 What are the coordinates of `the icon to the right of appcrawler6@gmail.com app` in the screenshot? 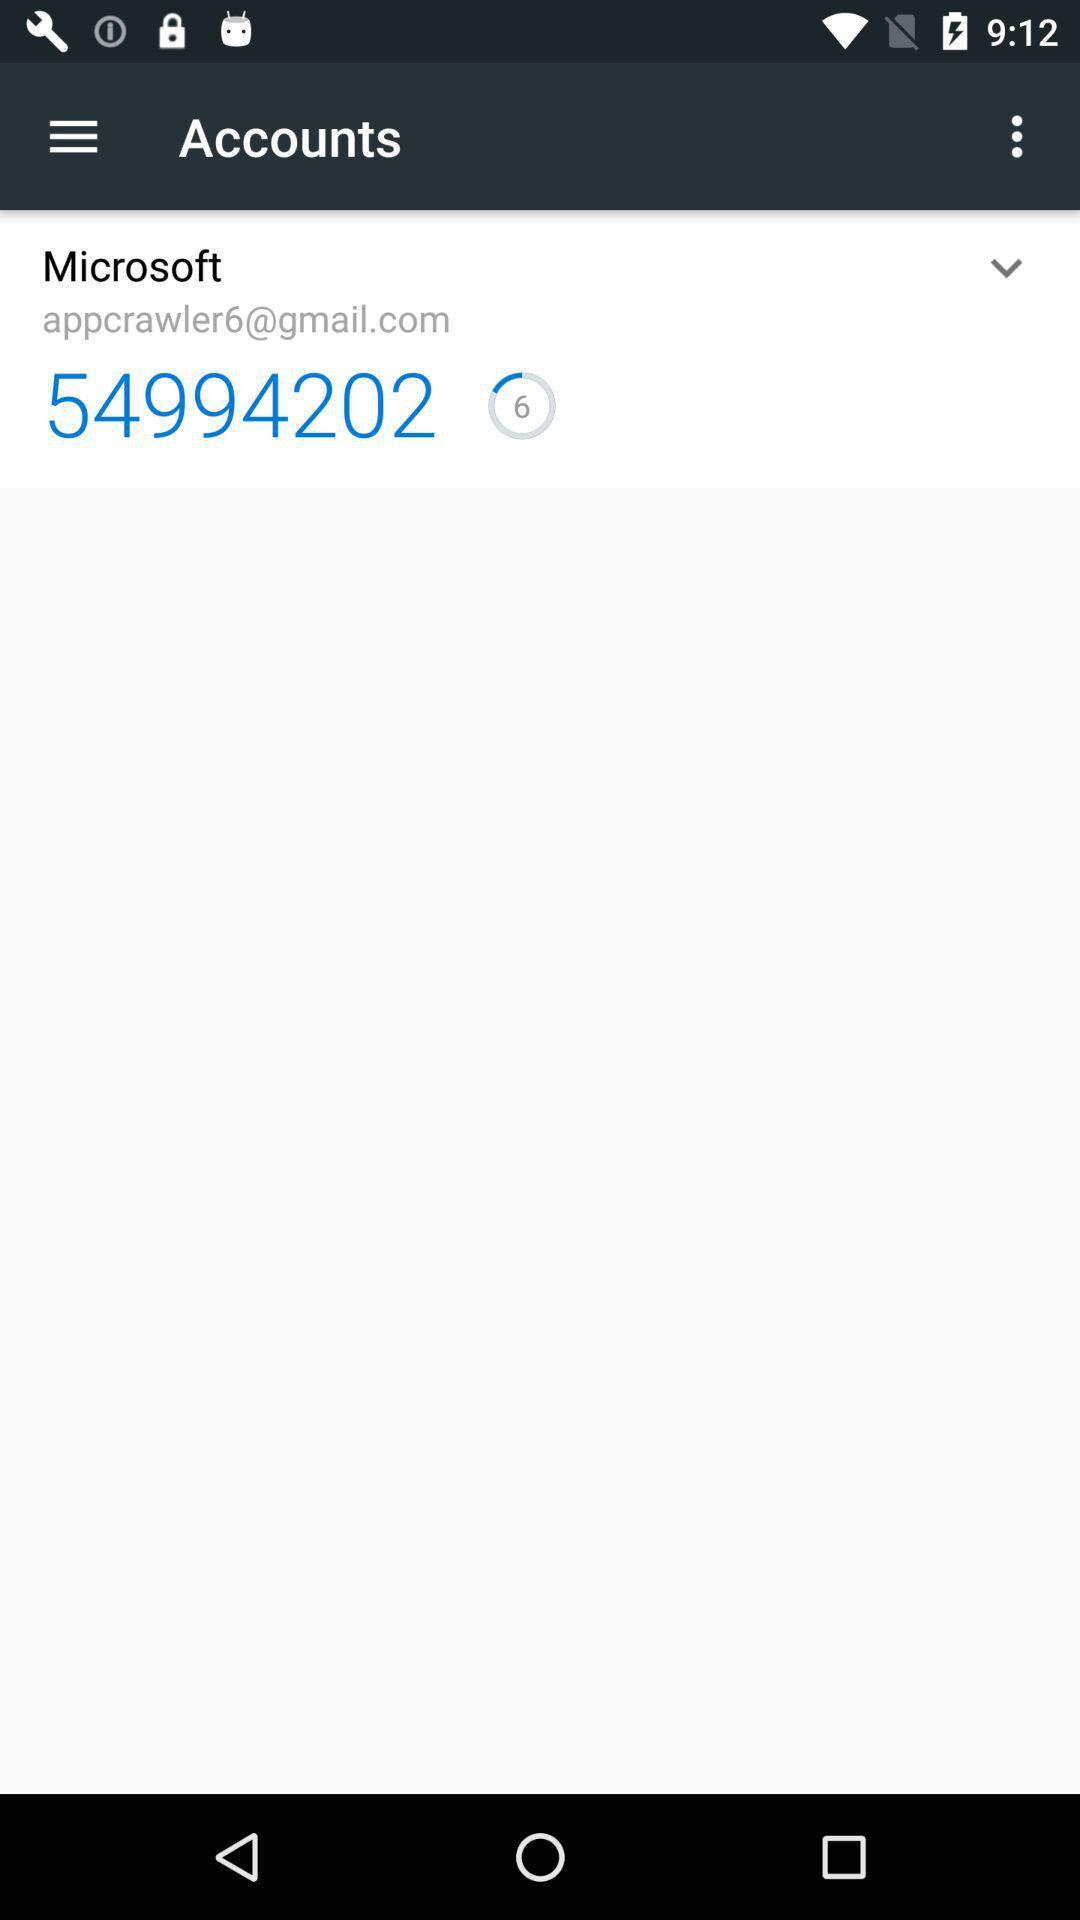 It's located at (1006, 266).